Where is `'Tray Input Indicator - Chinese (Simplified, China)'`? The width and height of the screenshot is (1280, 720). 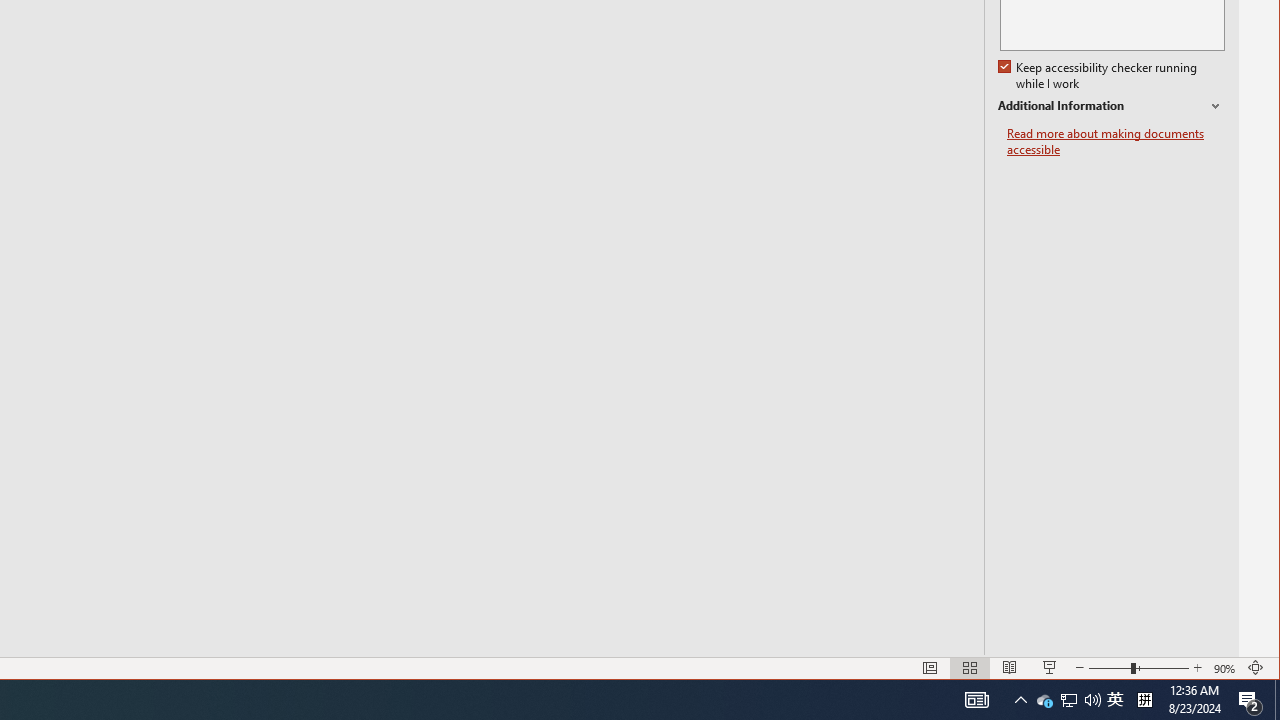 'Tray Input Indicator - Chinese (Simplified, China)' is located at coordinates (1109, 668).